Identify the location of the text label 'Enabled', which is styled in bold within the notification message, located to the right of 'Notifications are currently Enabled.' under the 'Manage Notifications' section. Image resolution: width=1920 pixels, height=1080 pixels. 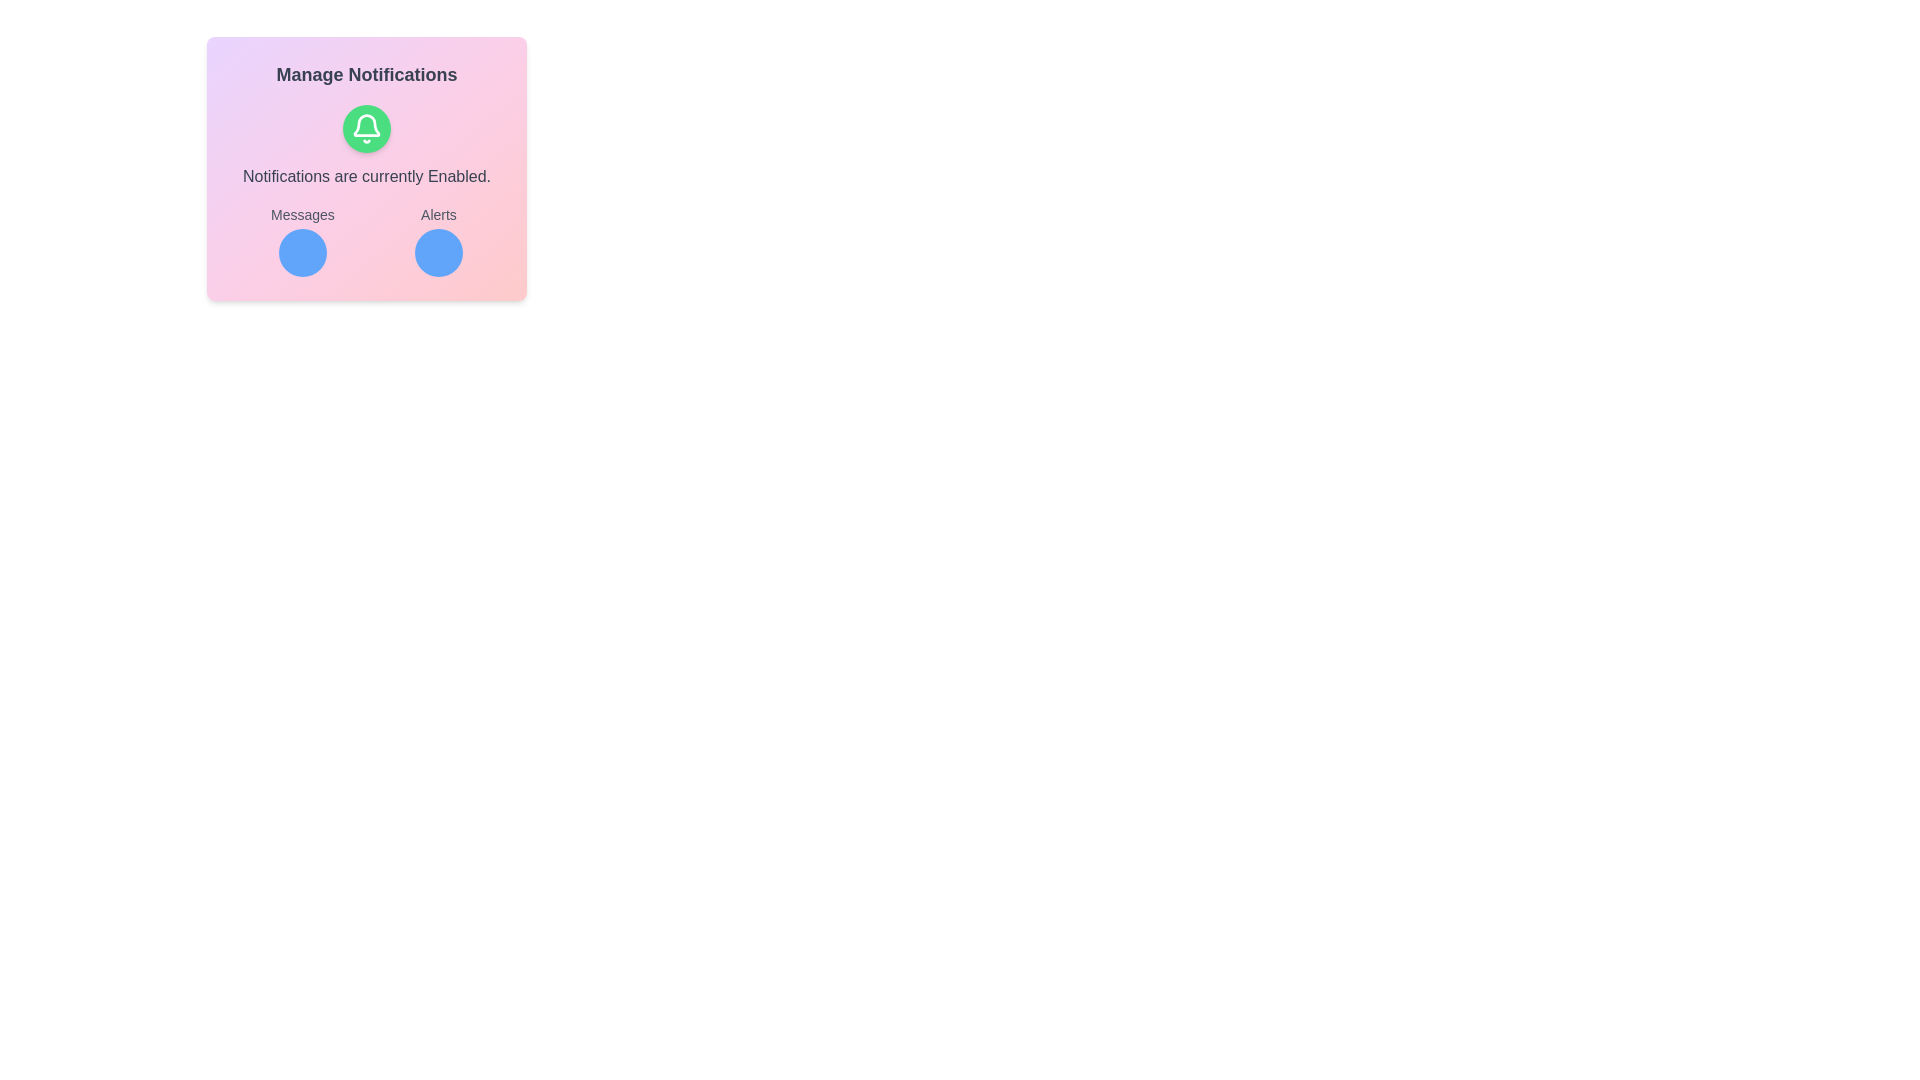
(456, 175).